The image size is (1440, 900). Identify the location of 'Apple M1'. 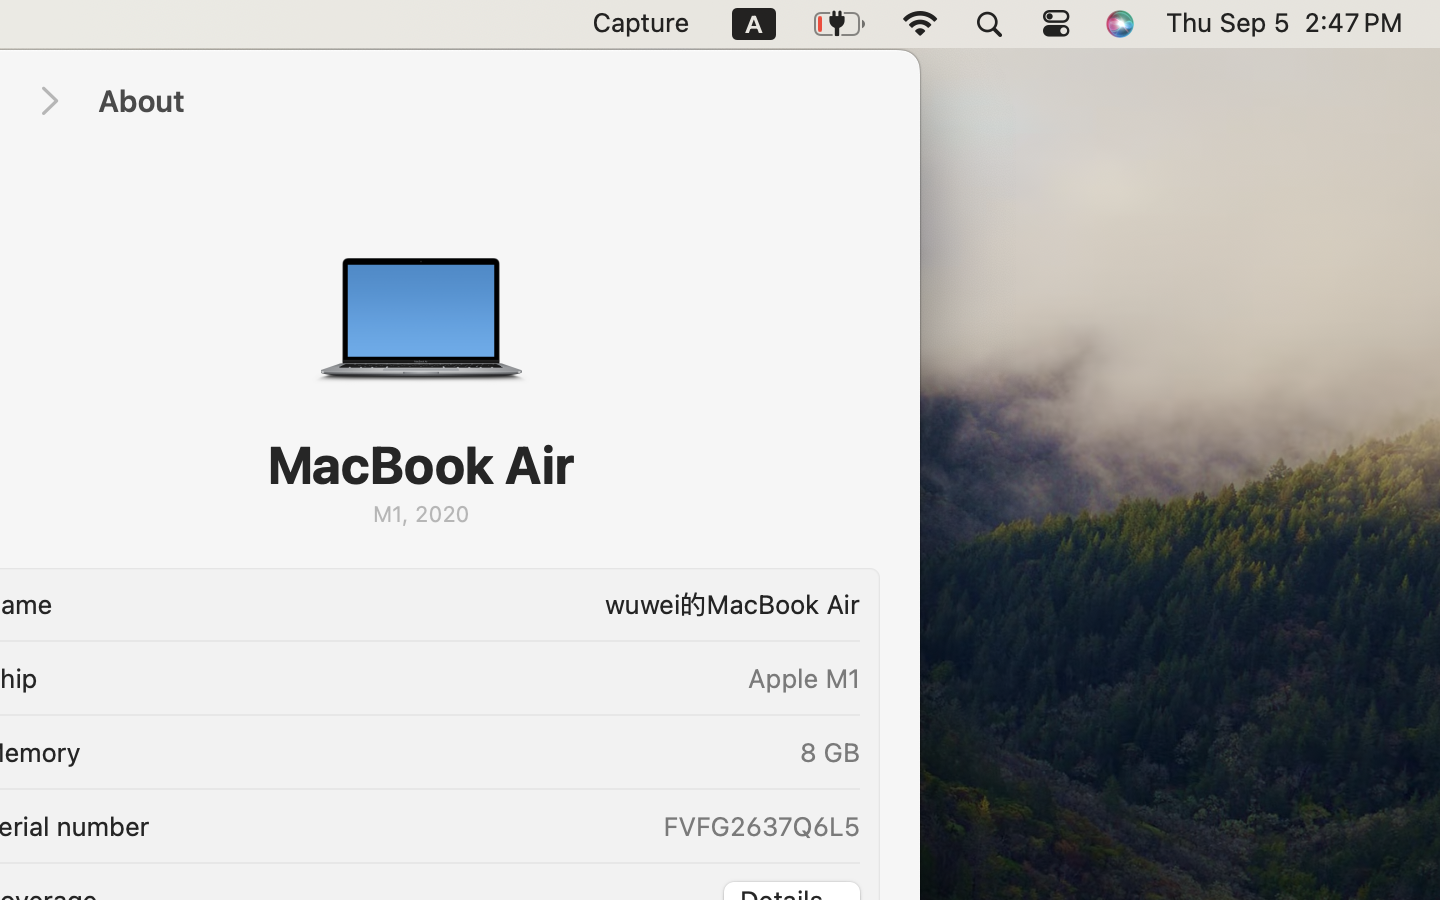
(803, 676).